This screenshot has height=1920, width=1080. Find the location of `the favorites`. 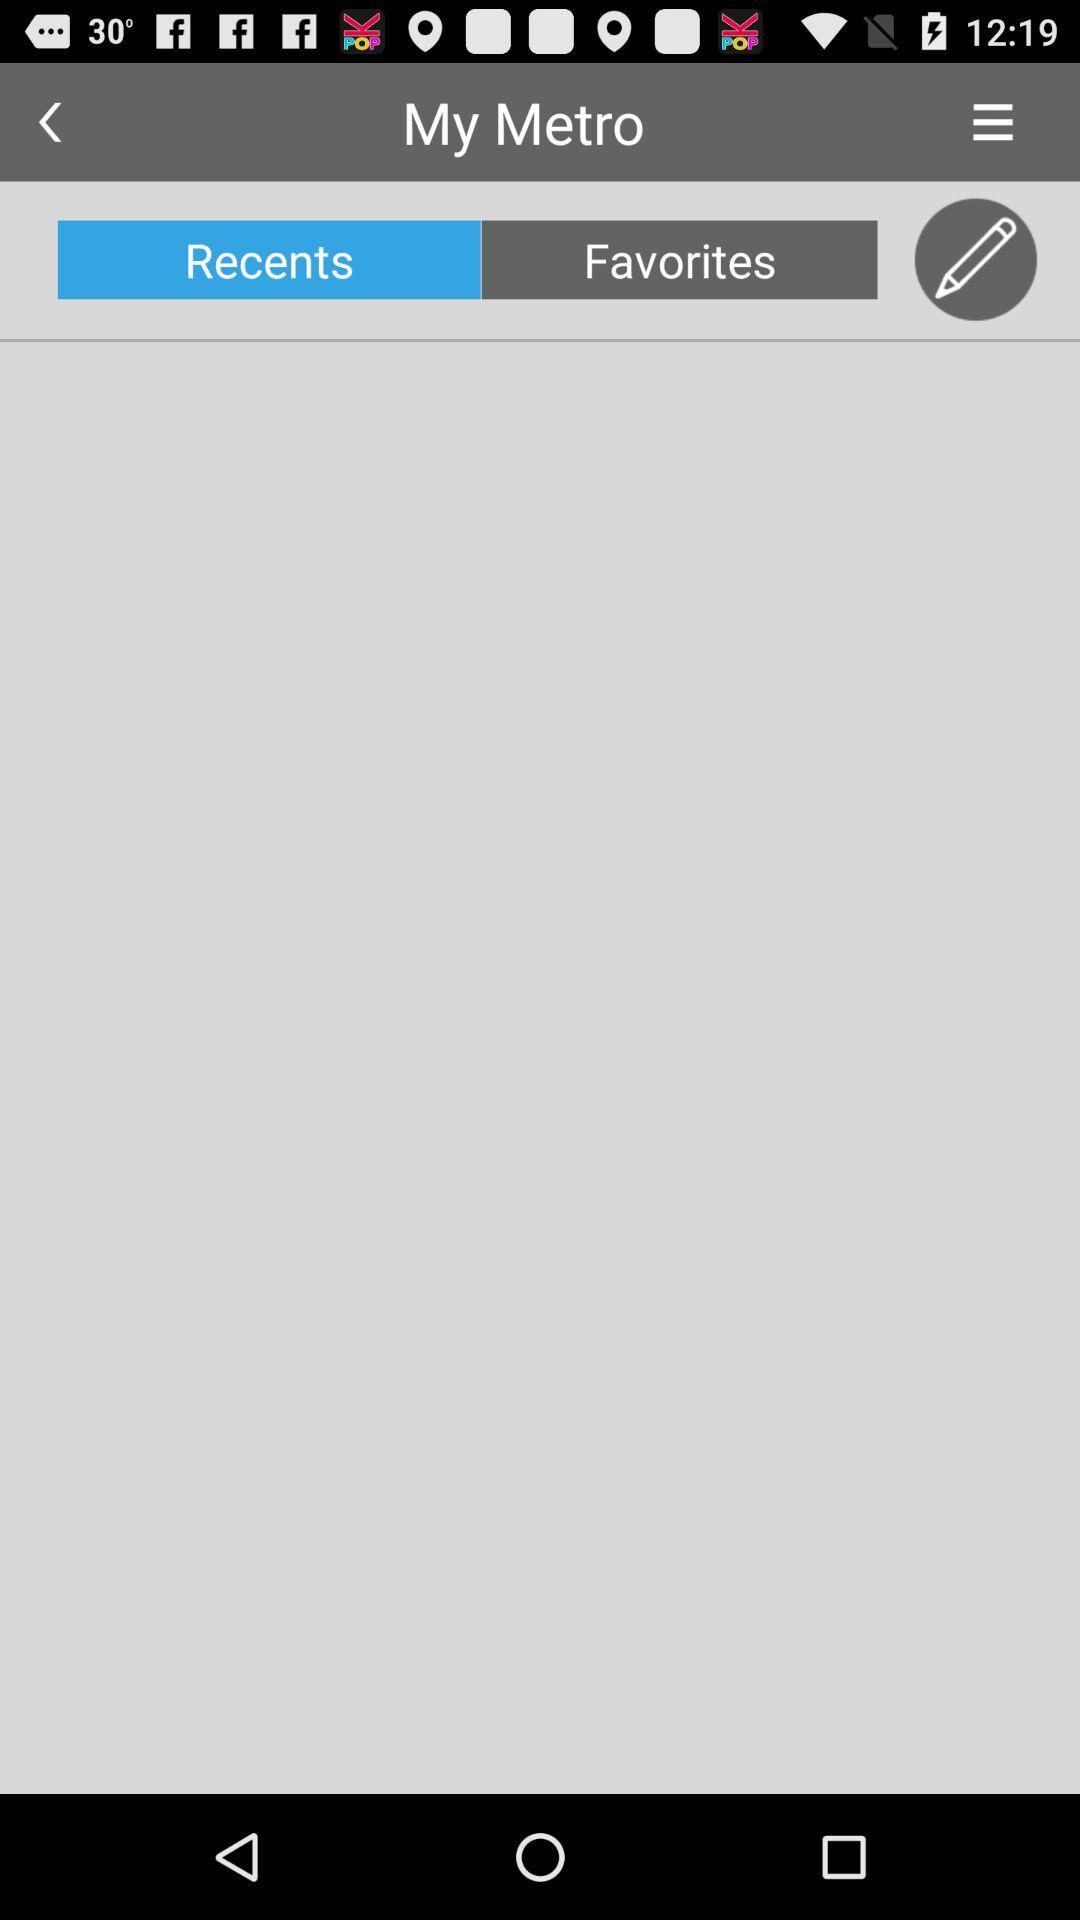

the favorites is located at coordinates (678, 258).